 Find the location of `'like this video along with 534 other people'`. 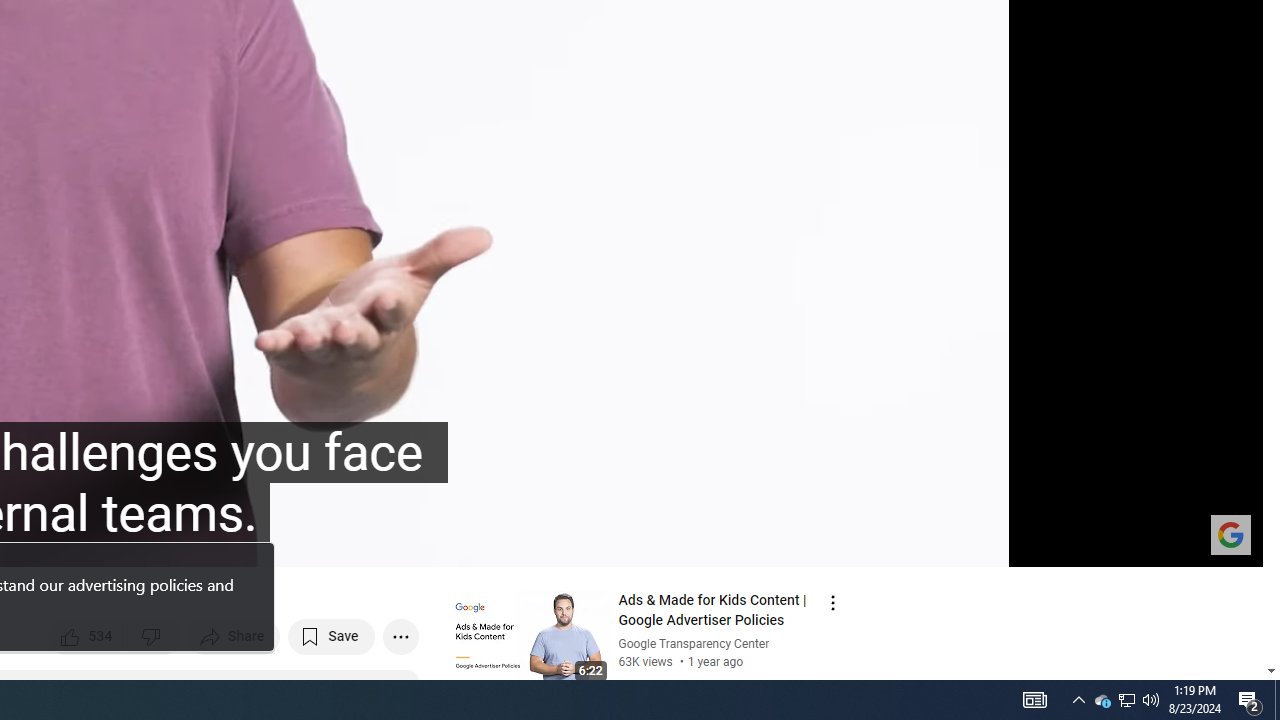

'like this video along with 534 other people' is located at coordinates (87, 636).